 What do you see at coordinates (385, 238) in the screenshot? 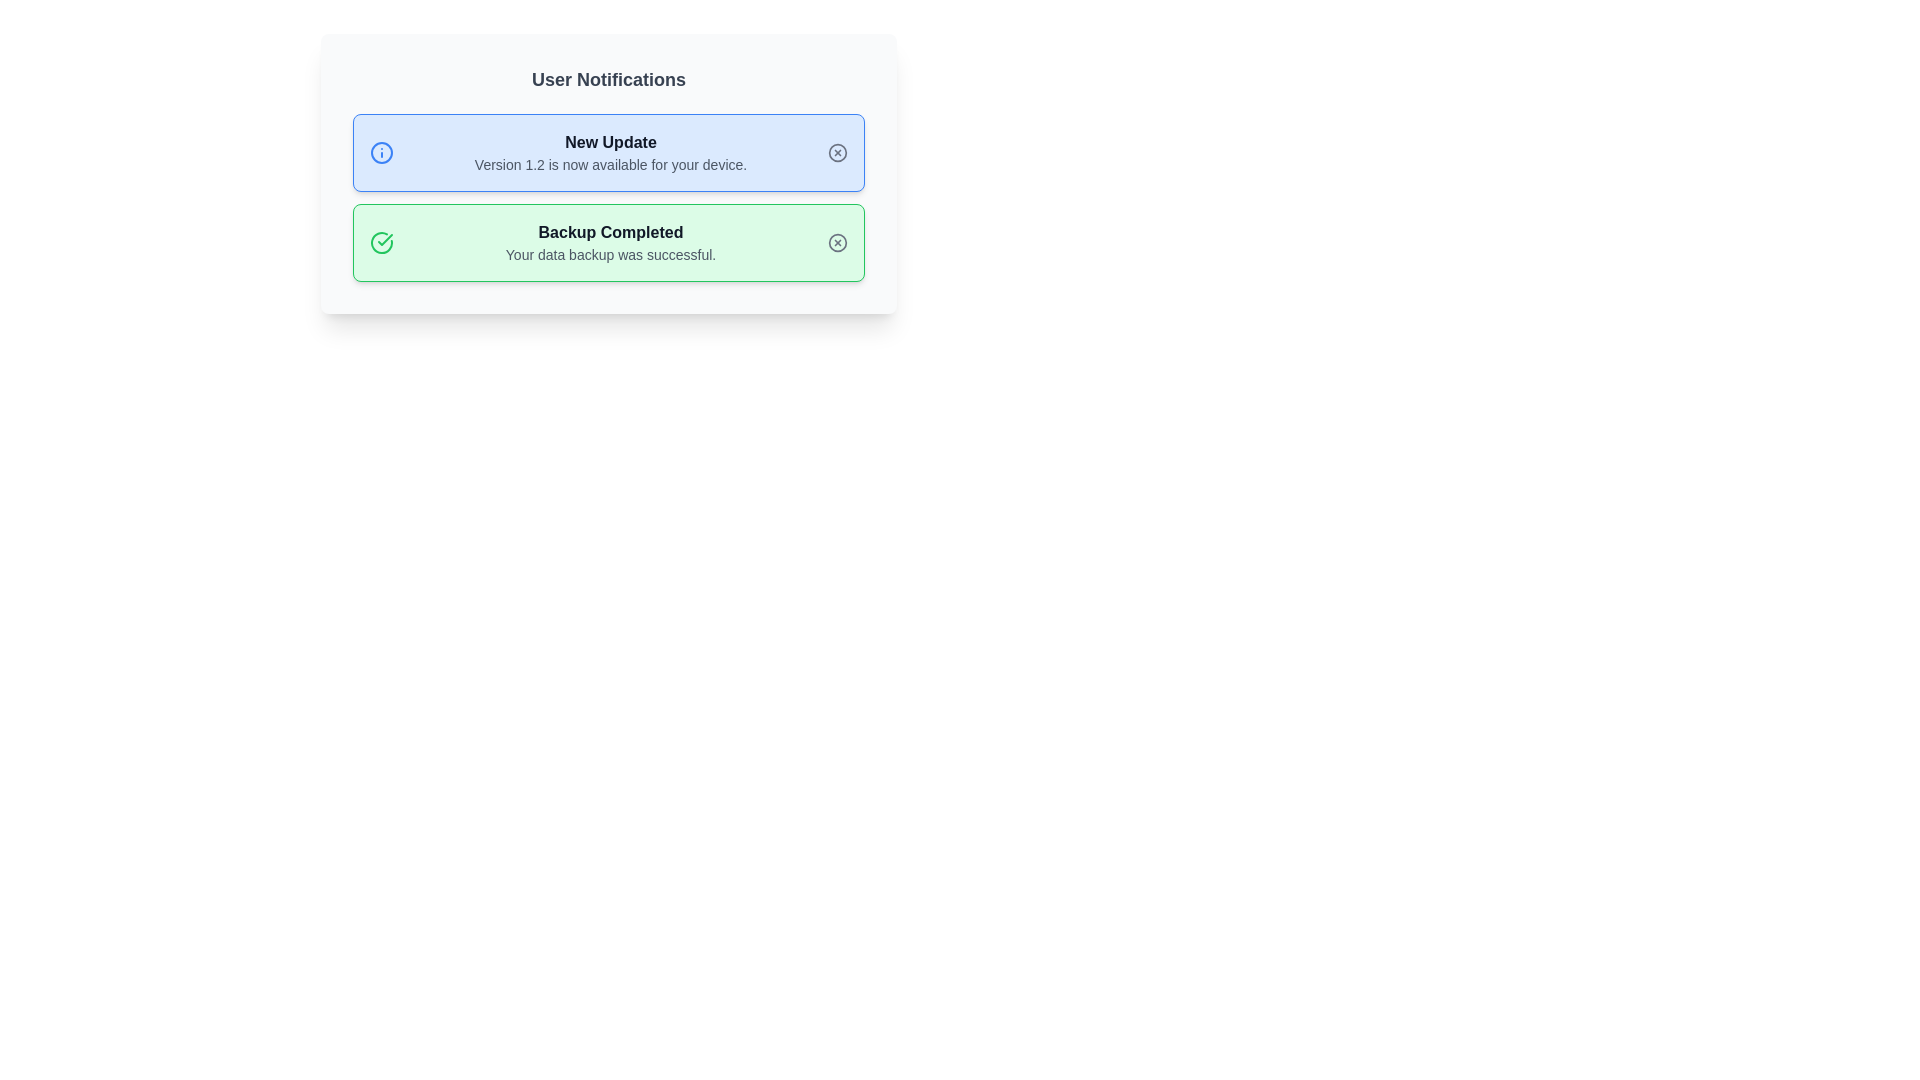
I see `icon indicating successful backup completion located inside the green notification box labeled 'Backup Completed', positioned on the left side of the text` at bounding box center [385, 238].